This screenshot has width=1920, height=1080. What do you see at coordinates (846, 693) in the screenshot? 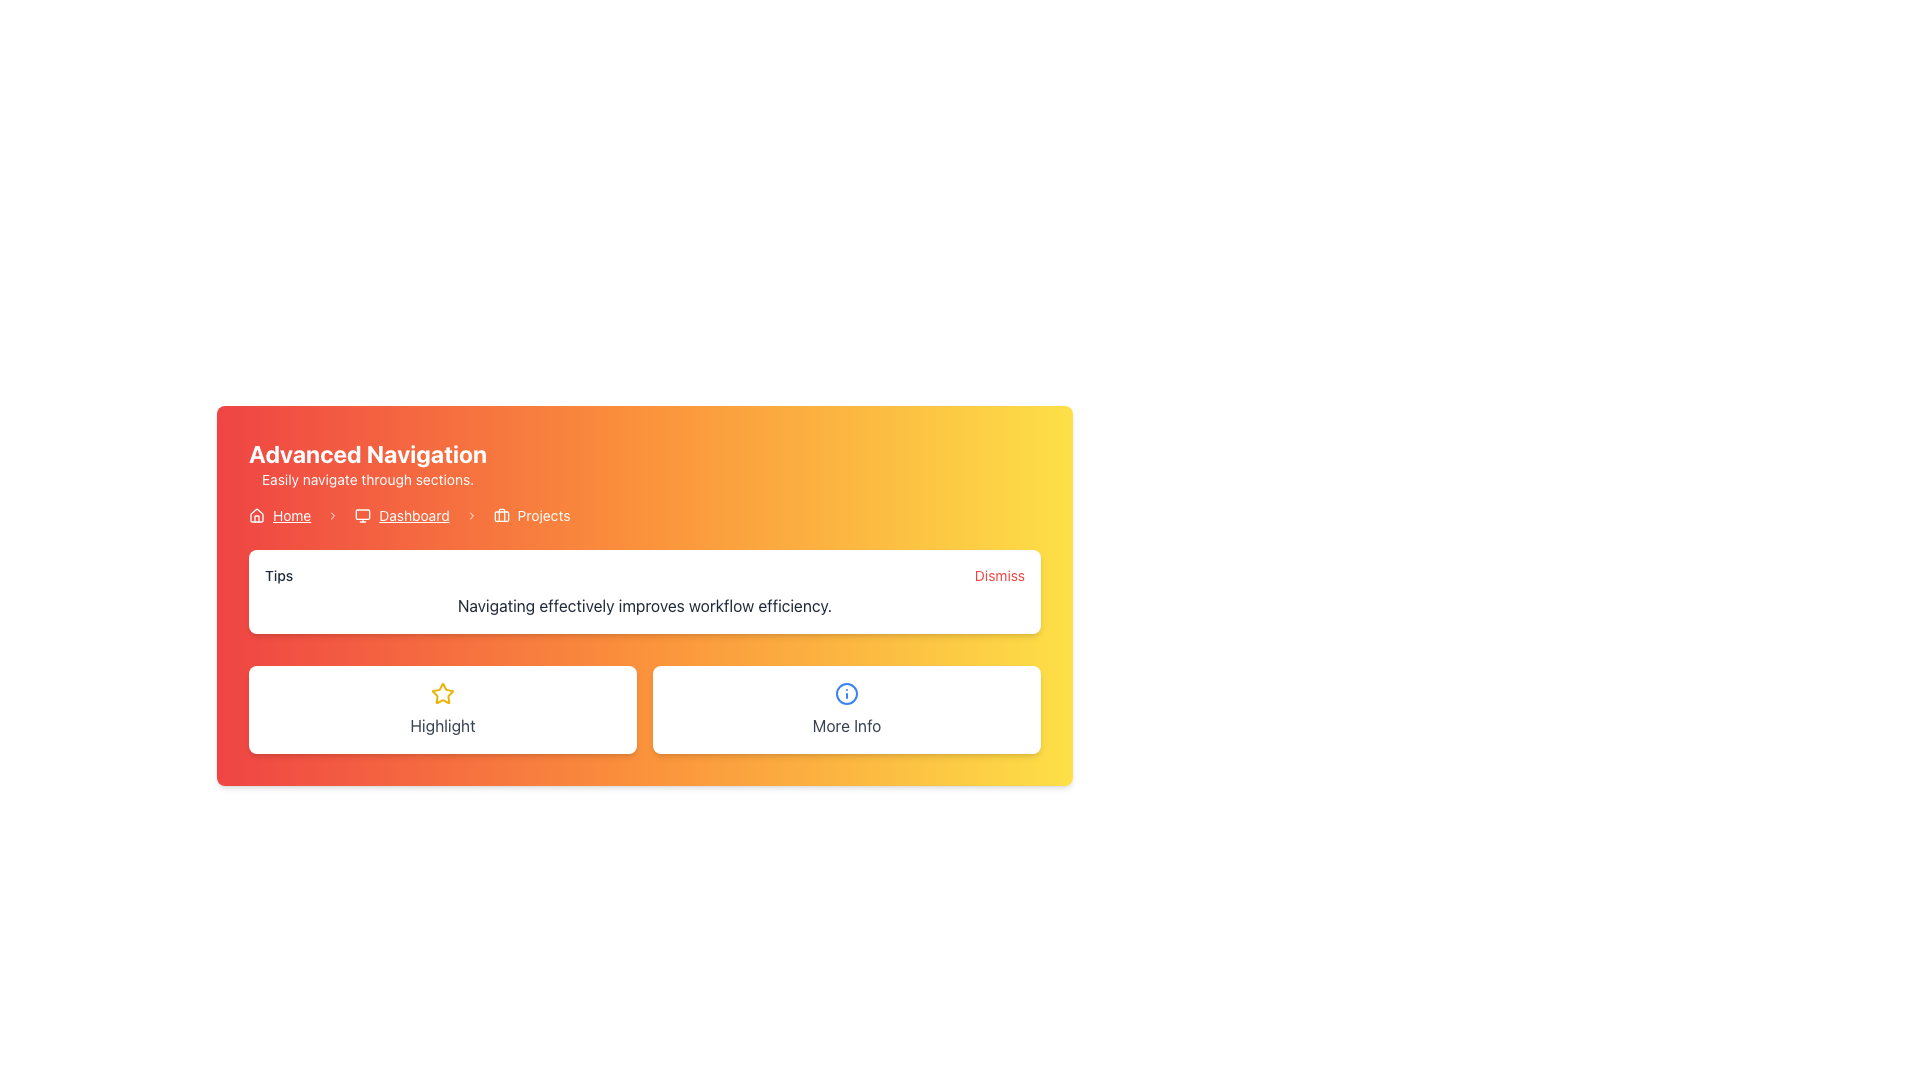
I see `the circular graphical element within the 'More Info' button, which serves as a visual indicator for additional information` at bounding box center [846, 693].